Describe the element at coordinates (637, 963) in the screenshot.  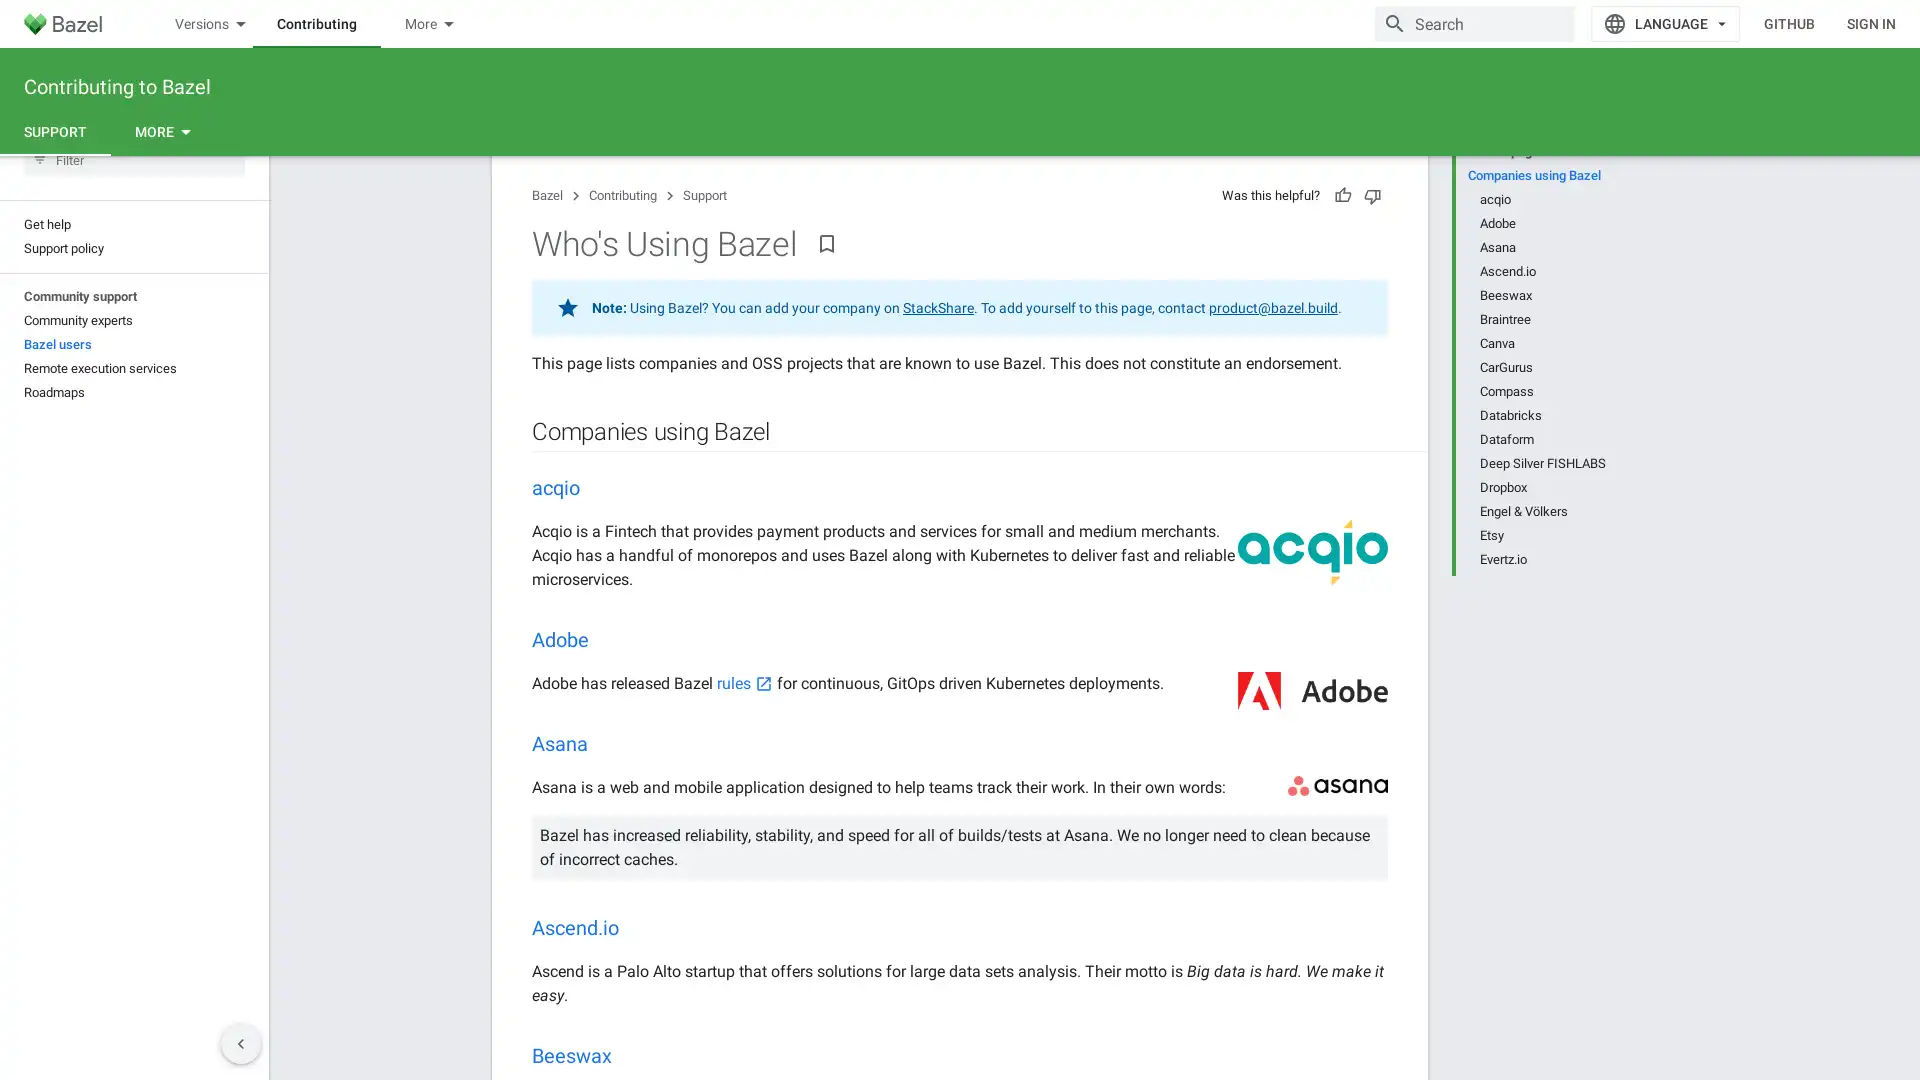
I see `Copy link to this section: Ascend.io` at that location.